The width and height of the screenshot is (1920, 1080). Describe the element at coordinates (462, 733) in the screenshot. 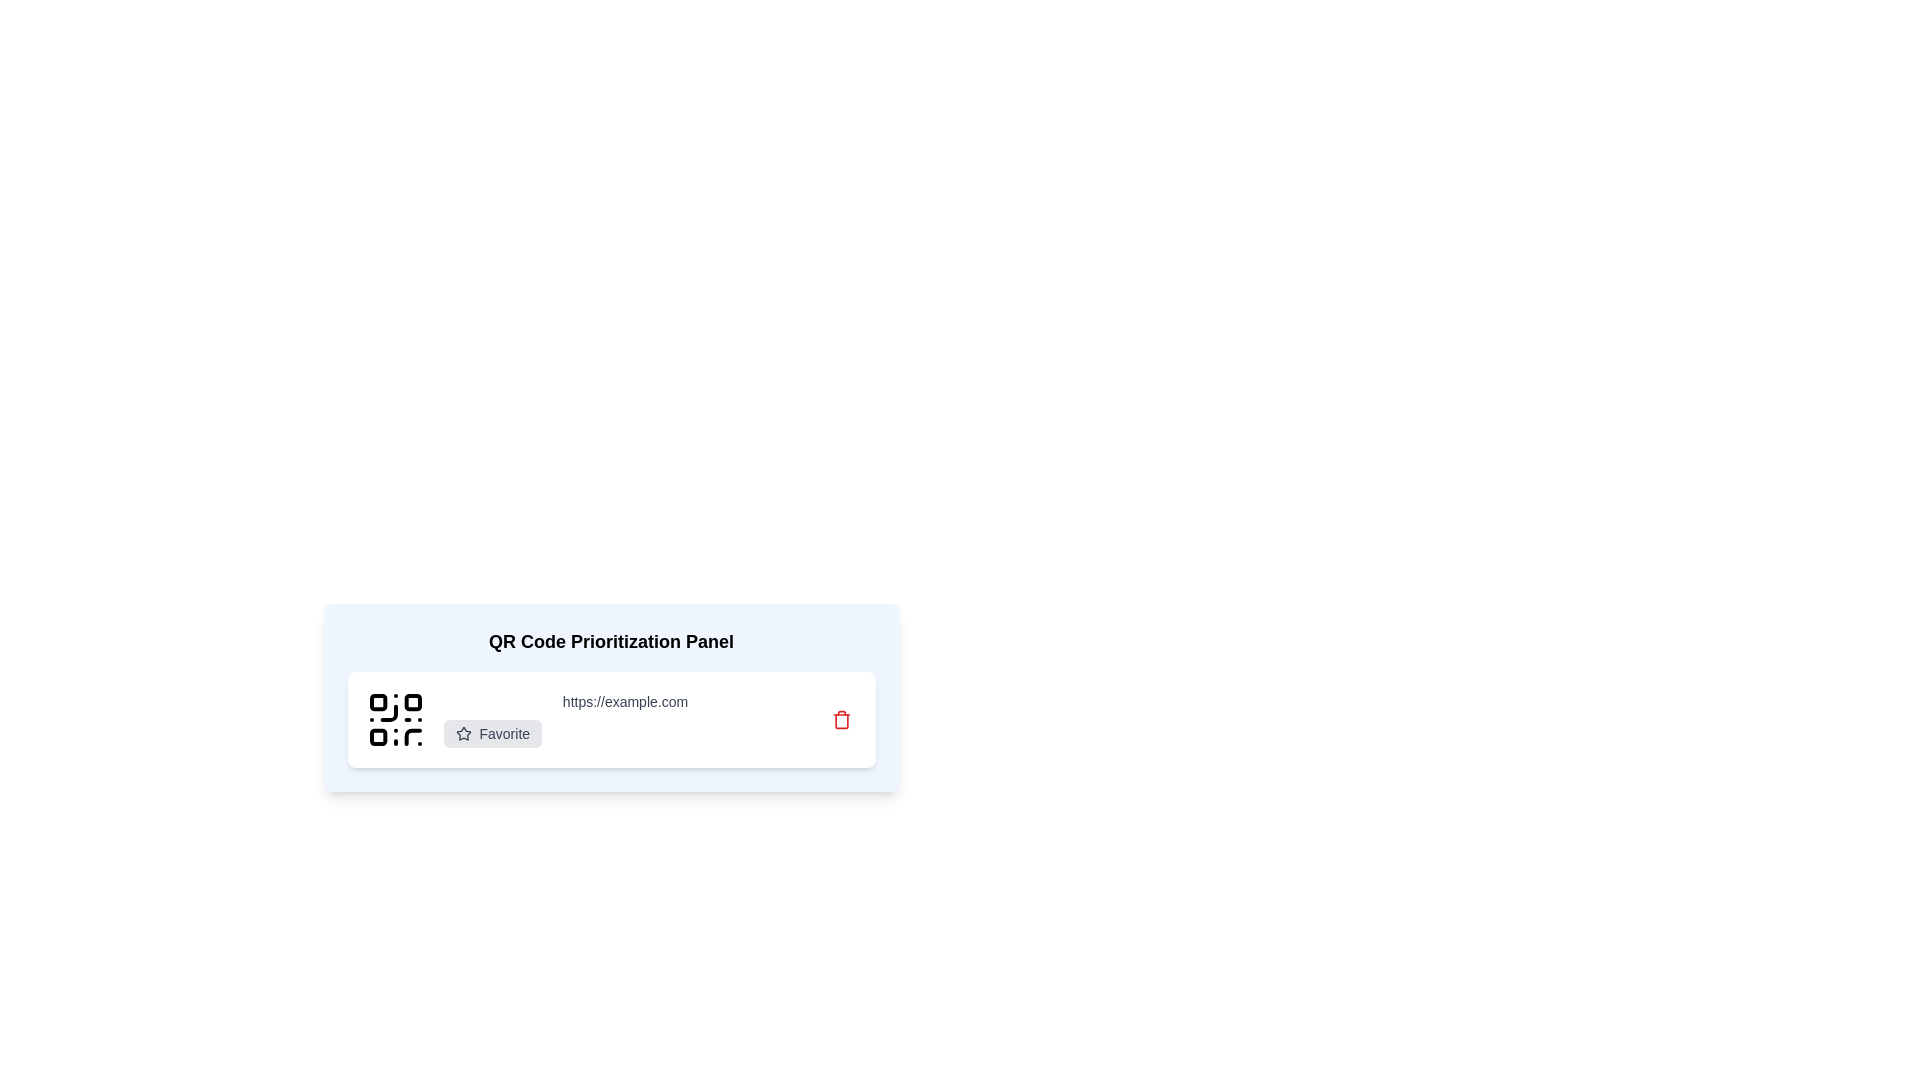

I see `the star-shaped icon that is part of the 'Favorite' button` at that location.